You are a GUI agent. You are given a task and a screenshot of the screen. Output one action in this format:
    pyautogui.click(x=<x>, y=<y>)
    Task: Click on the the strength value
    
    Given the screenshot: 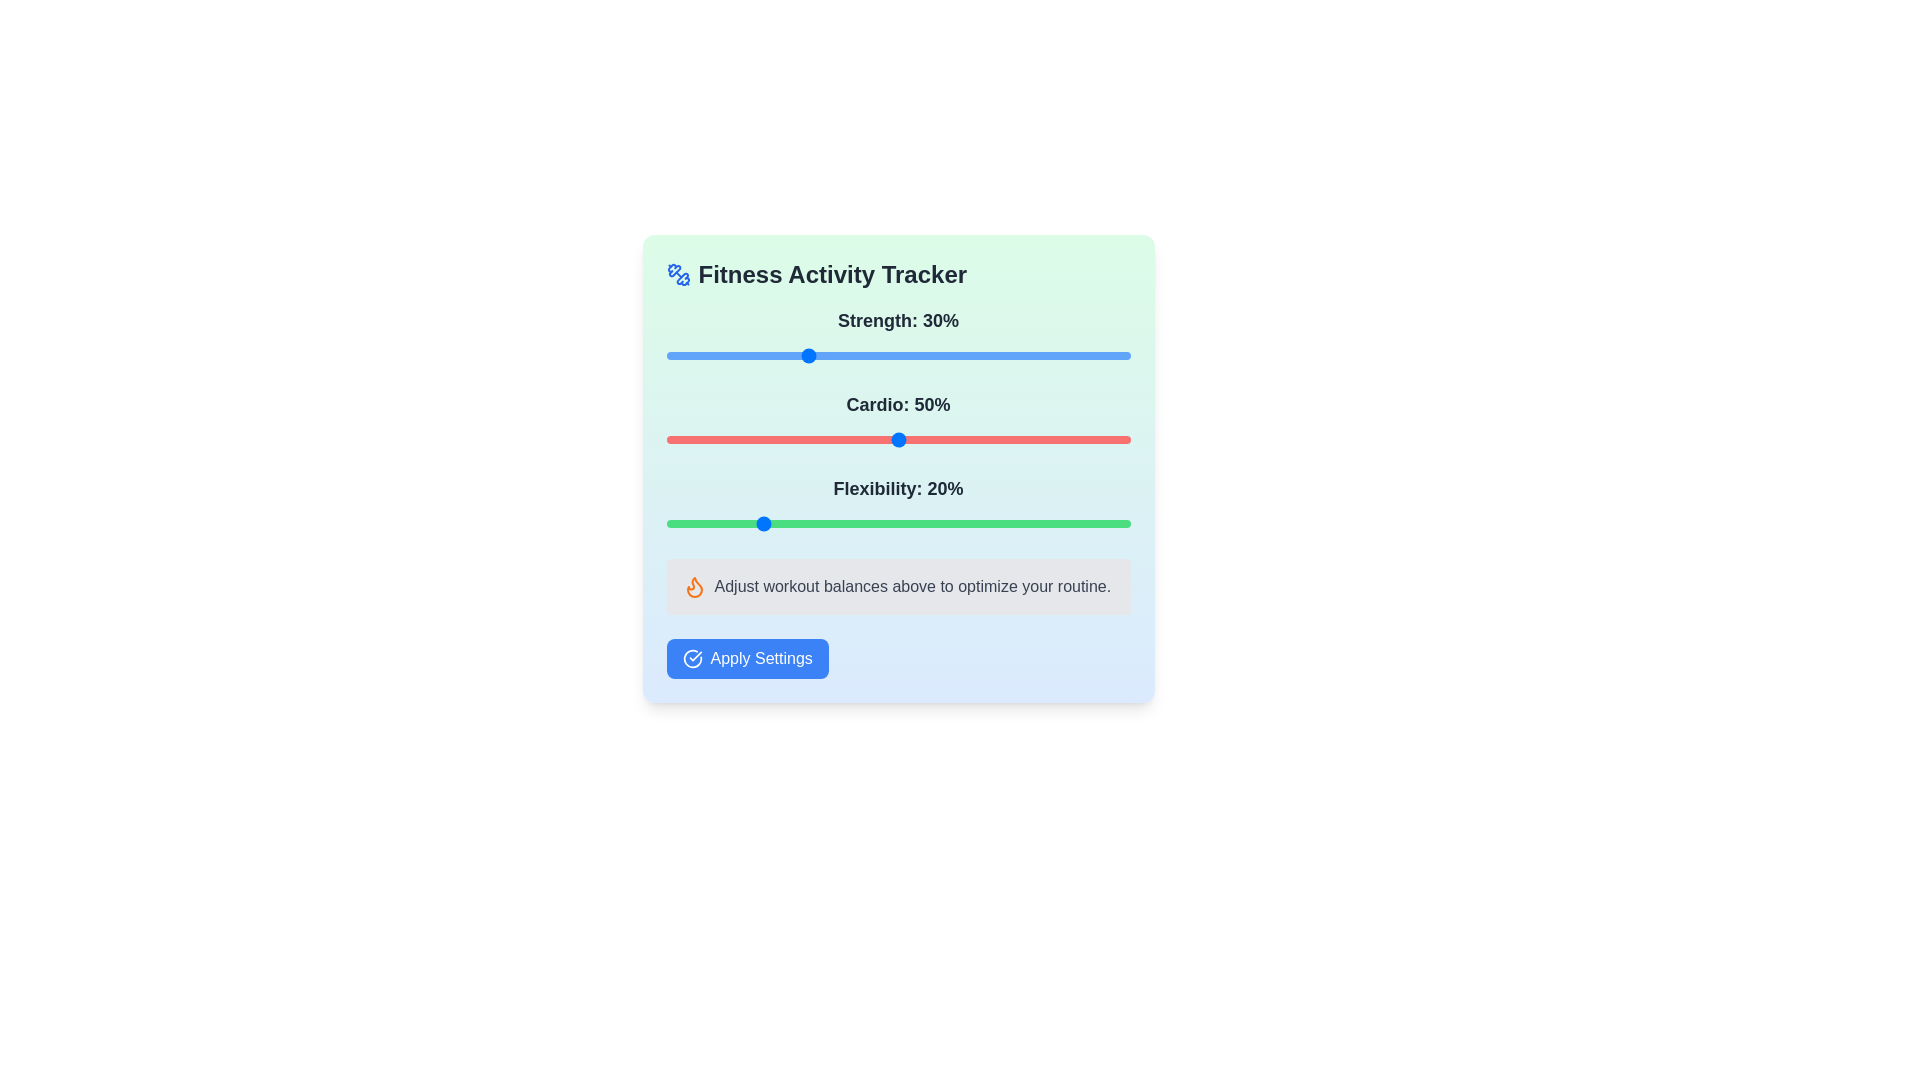 What is the action you would take?
    pyautogui.click(x=1055, y=354)
    